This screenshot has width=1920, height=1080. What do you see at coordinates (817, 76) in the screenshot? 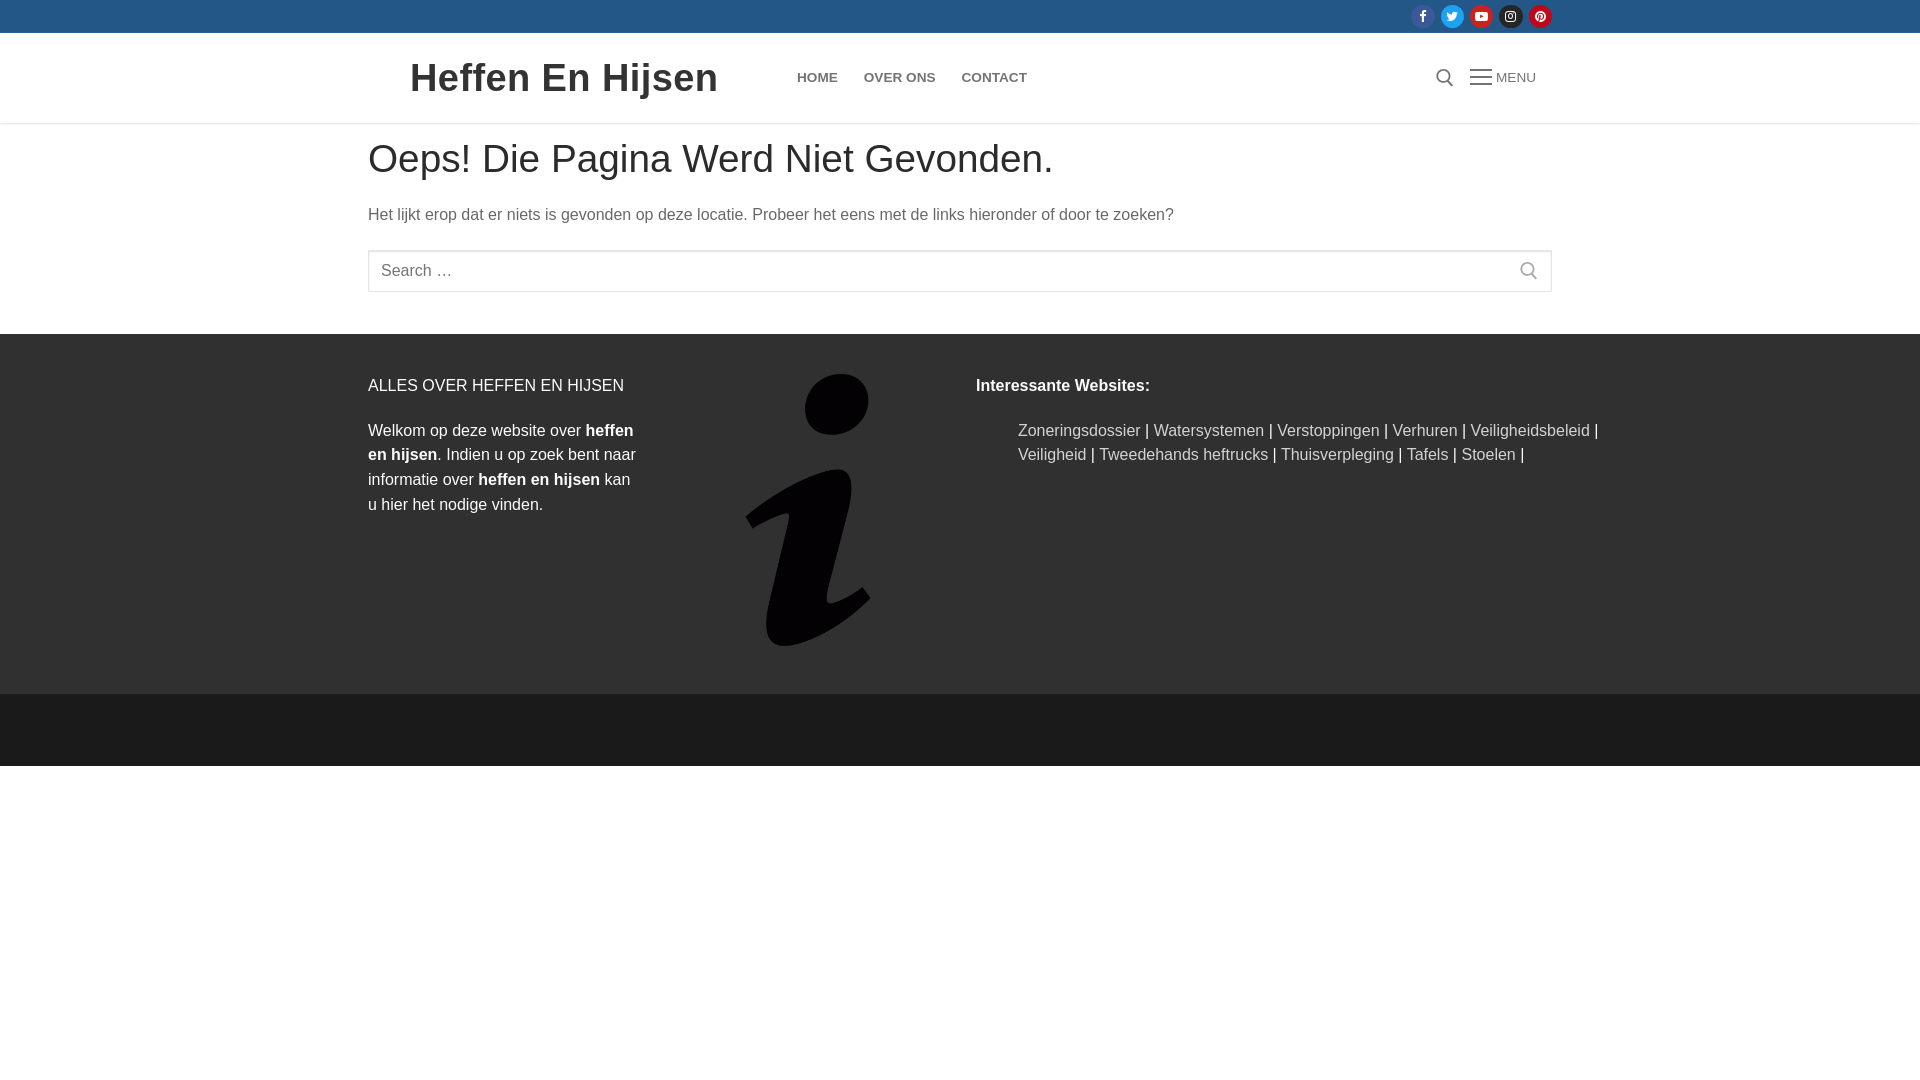
I see `'HOME'` at bounding box center [817, 76].